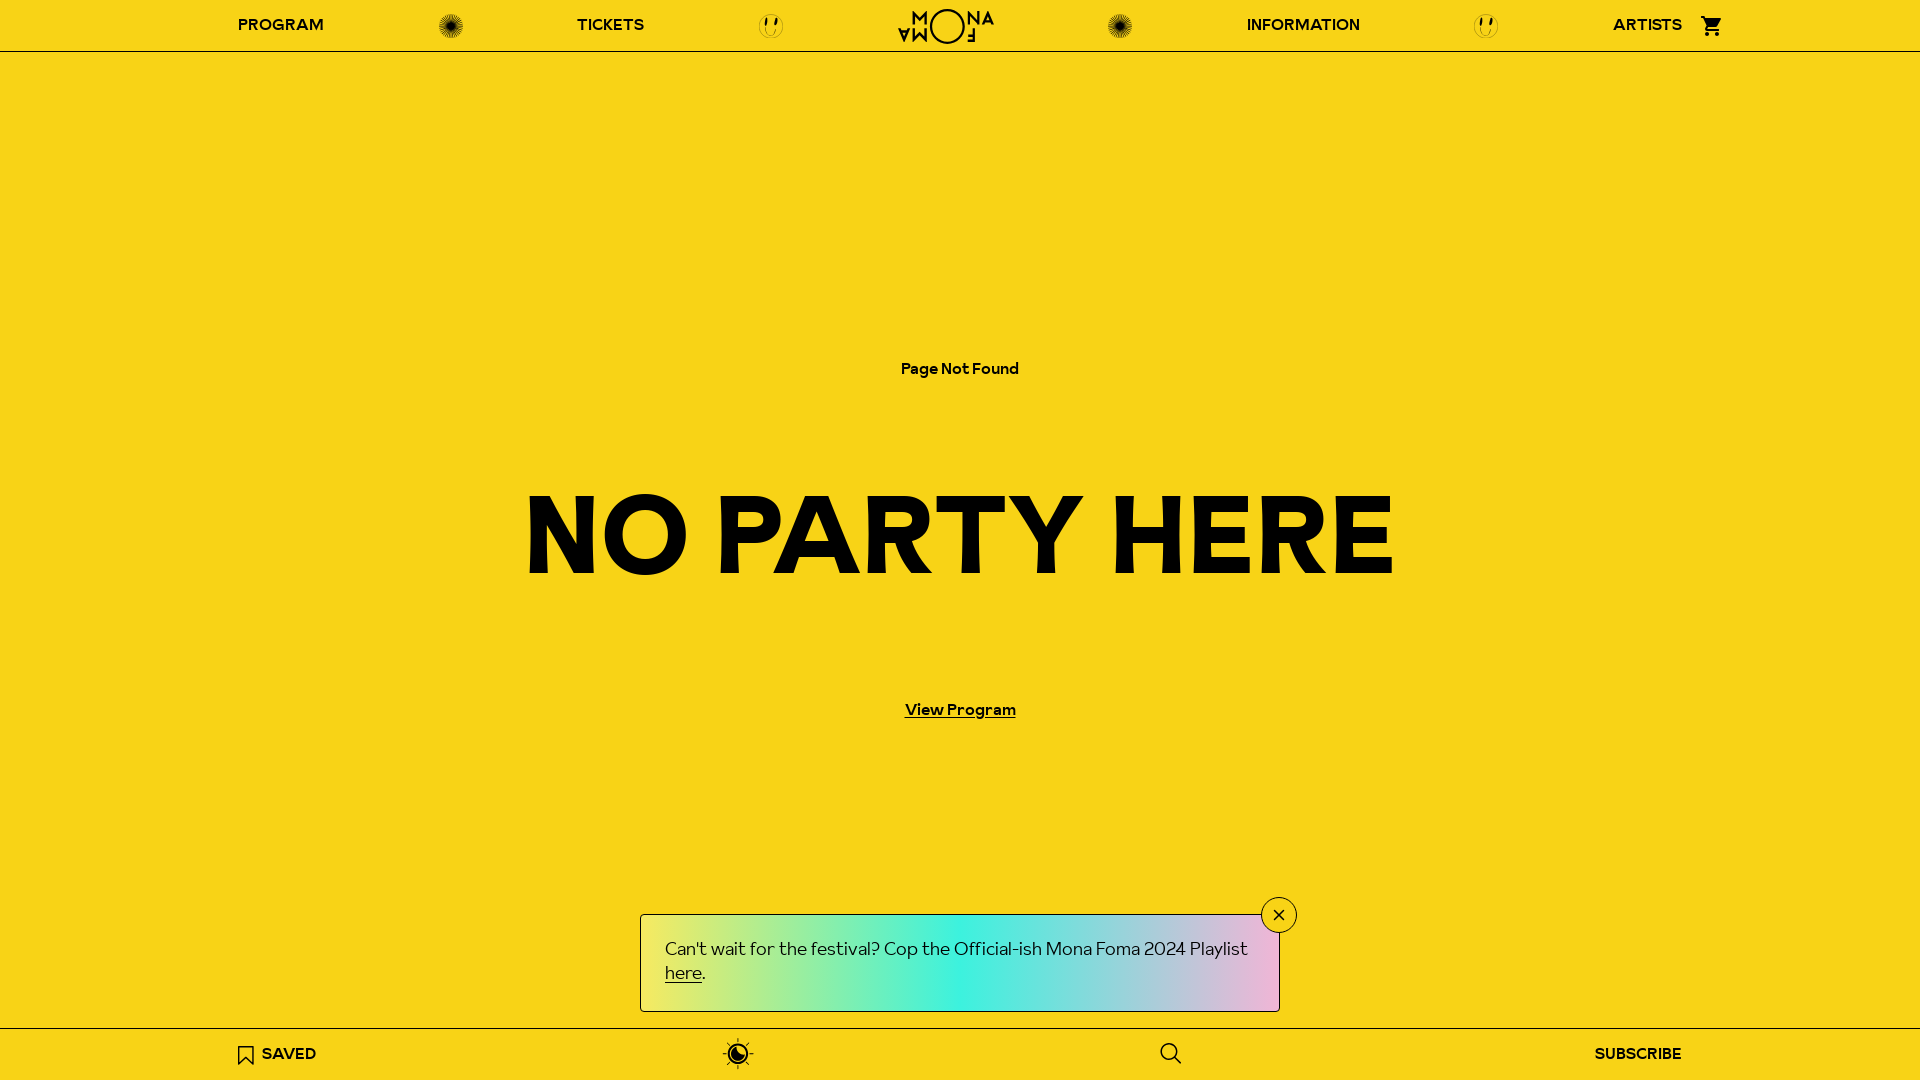 This screenshot has height=1080, width=1920. Describe the element at coordinates (1601, 26) in the screenshot. I see `'ARTISTS'` at that location.